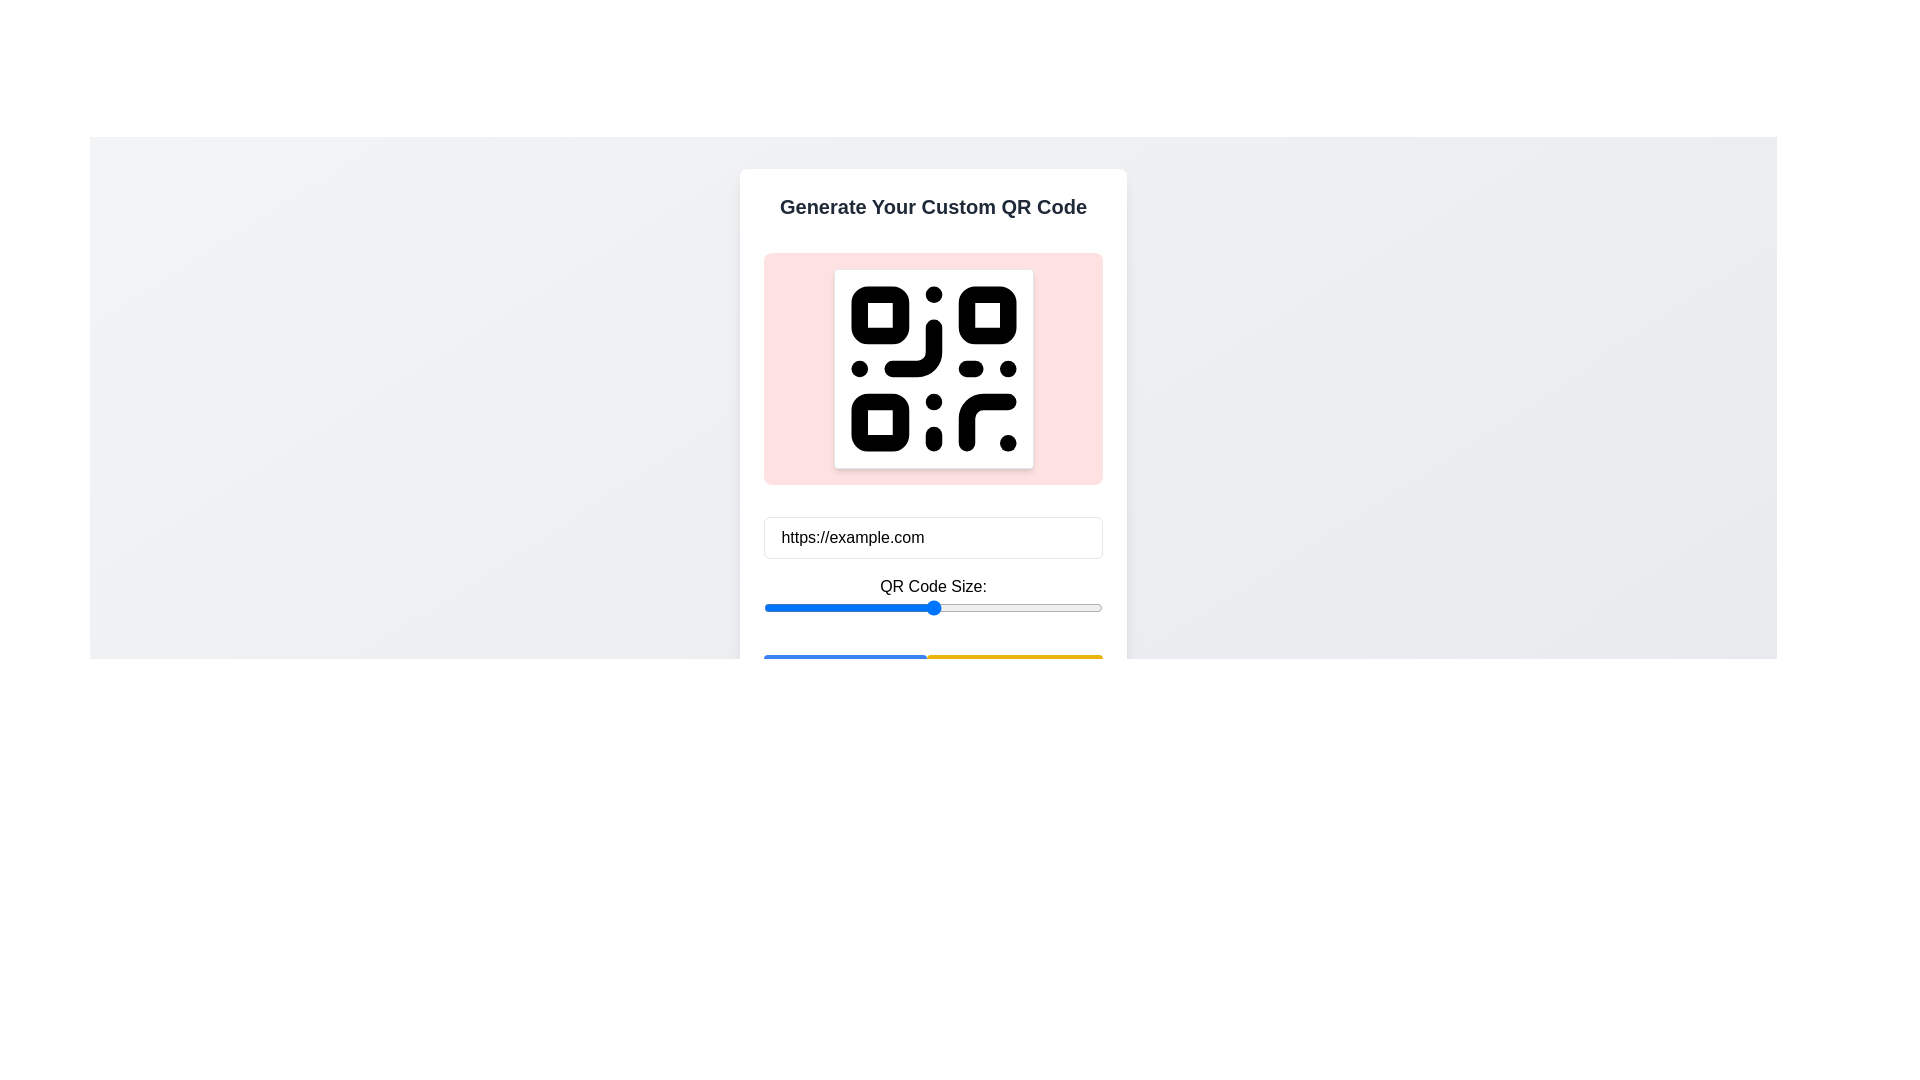  What do you see at coordinates (879, 421) in the screenshot?
I see `the bottom-left square of the QR code, which is represented as a graphical SVG rectangle and is part of a larger QR code structure` at bounding box center [879, 421].